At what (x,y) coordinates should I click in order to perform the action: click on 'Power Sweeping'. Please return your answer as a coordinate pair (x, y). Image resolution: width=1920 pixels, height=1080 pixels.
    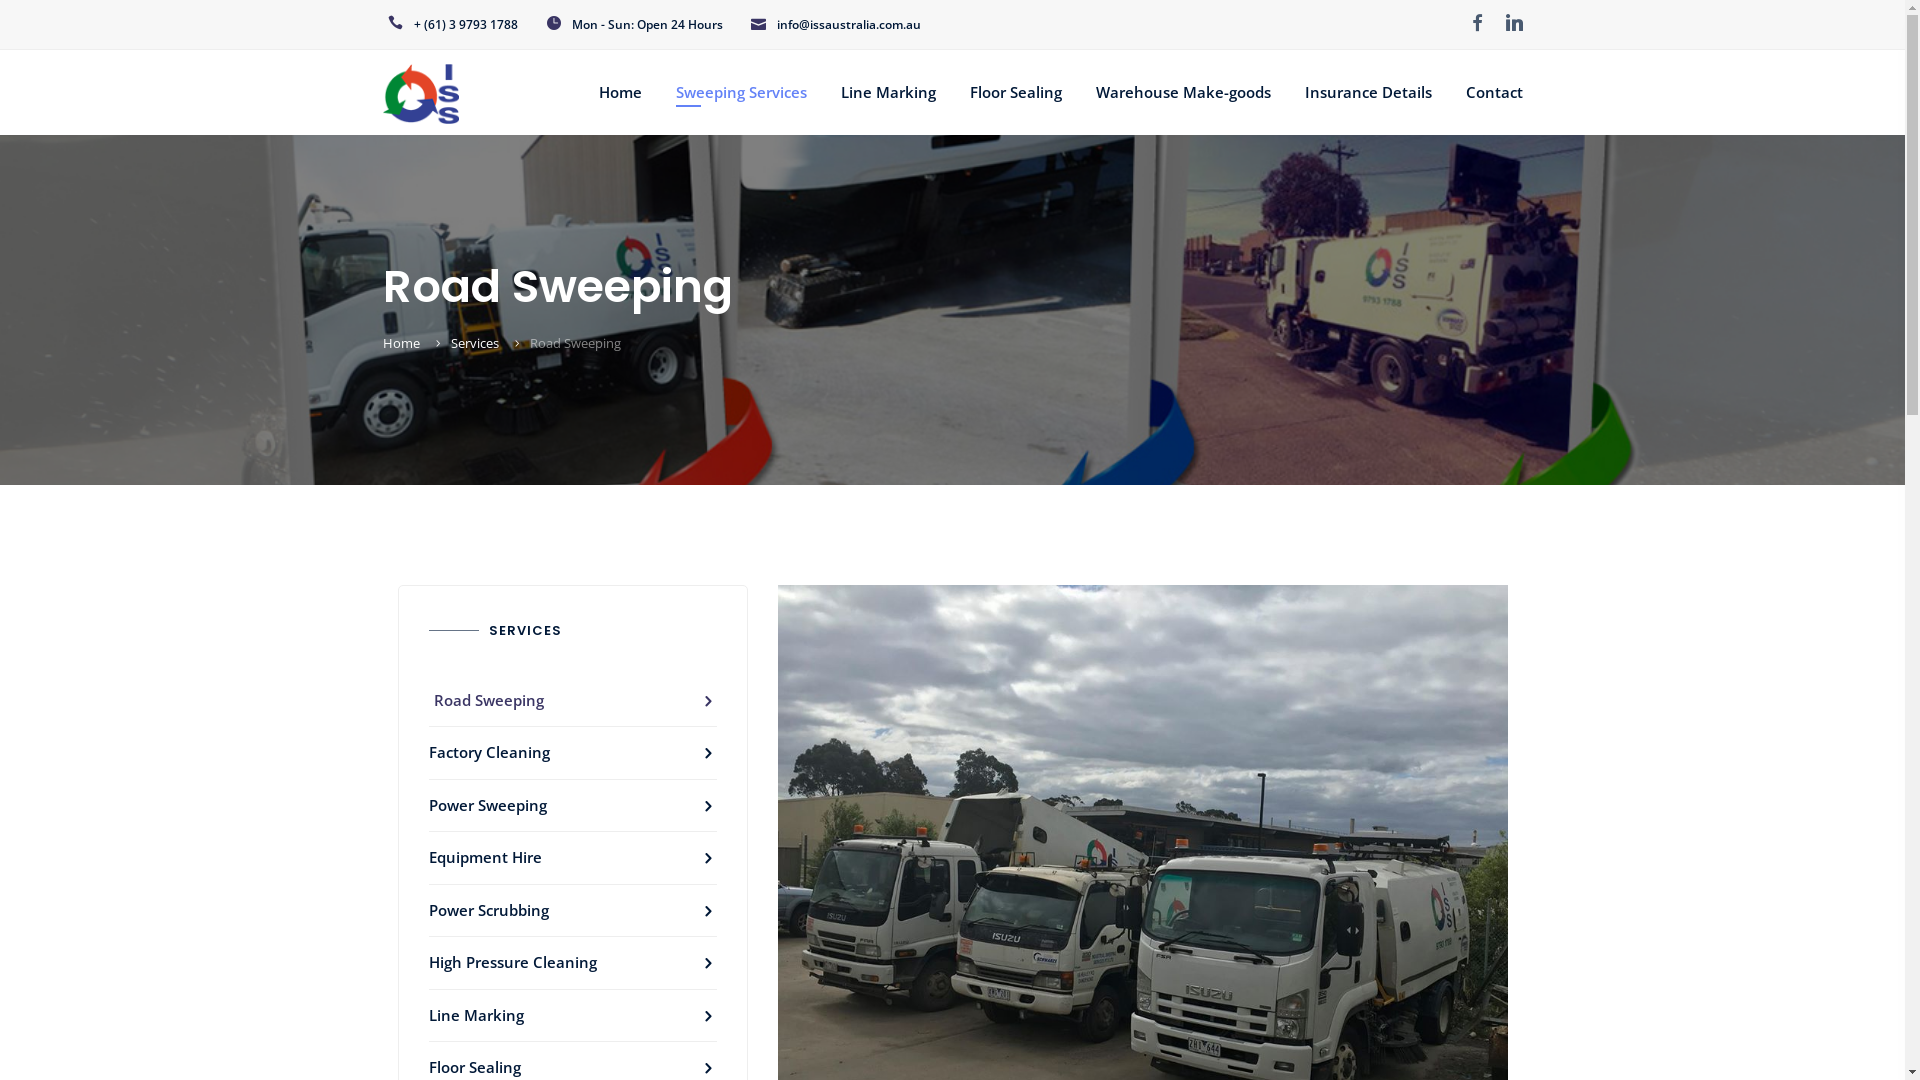
    Looking at the image, I should click on (570, 805).